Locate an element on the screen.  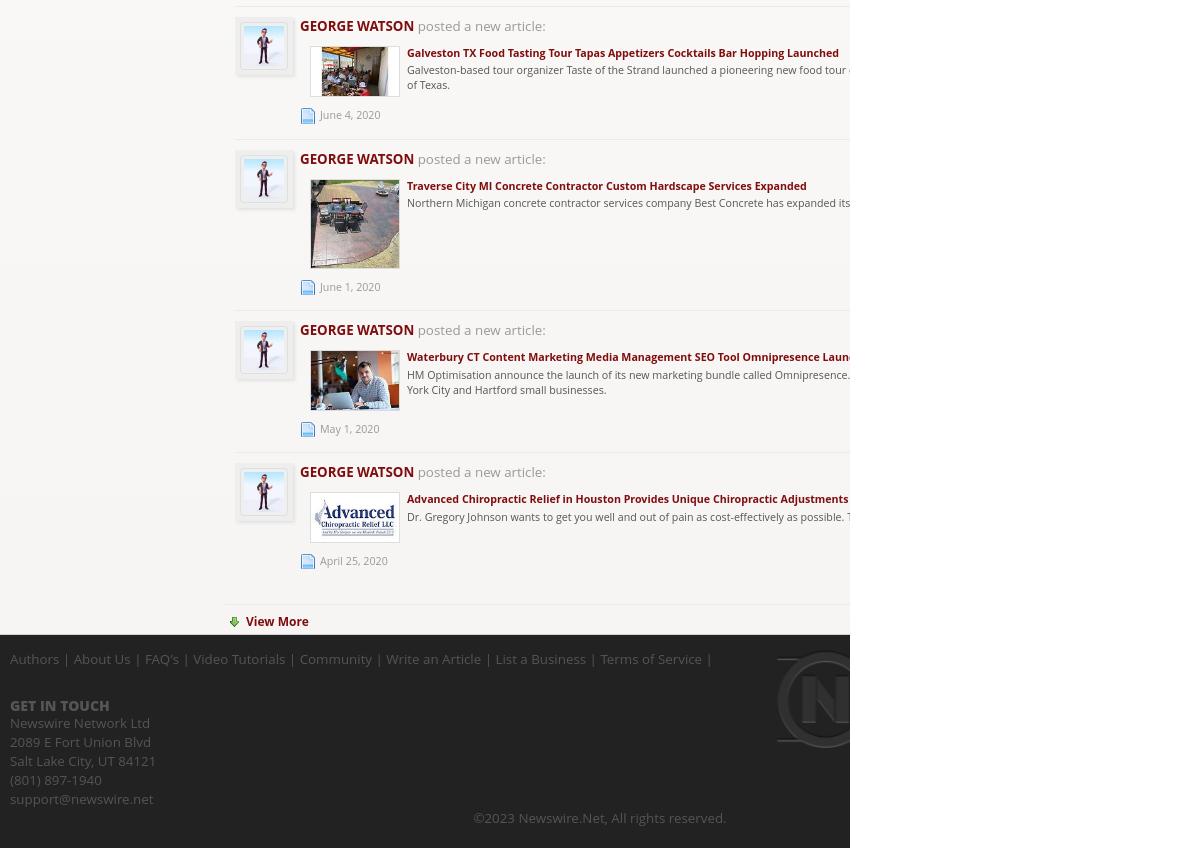
'(801) 897-1940' is located at coordinates (55, 778).